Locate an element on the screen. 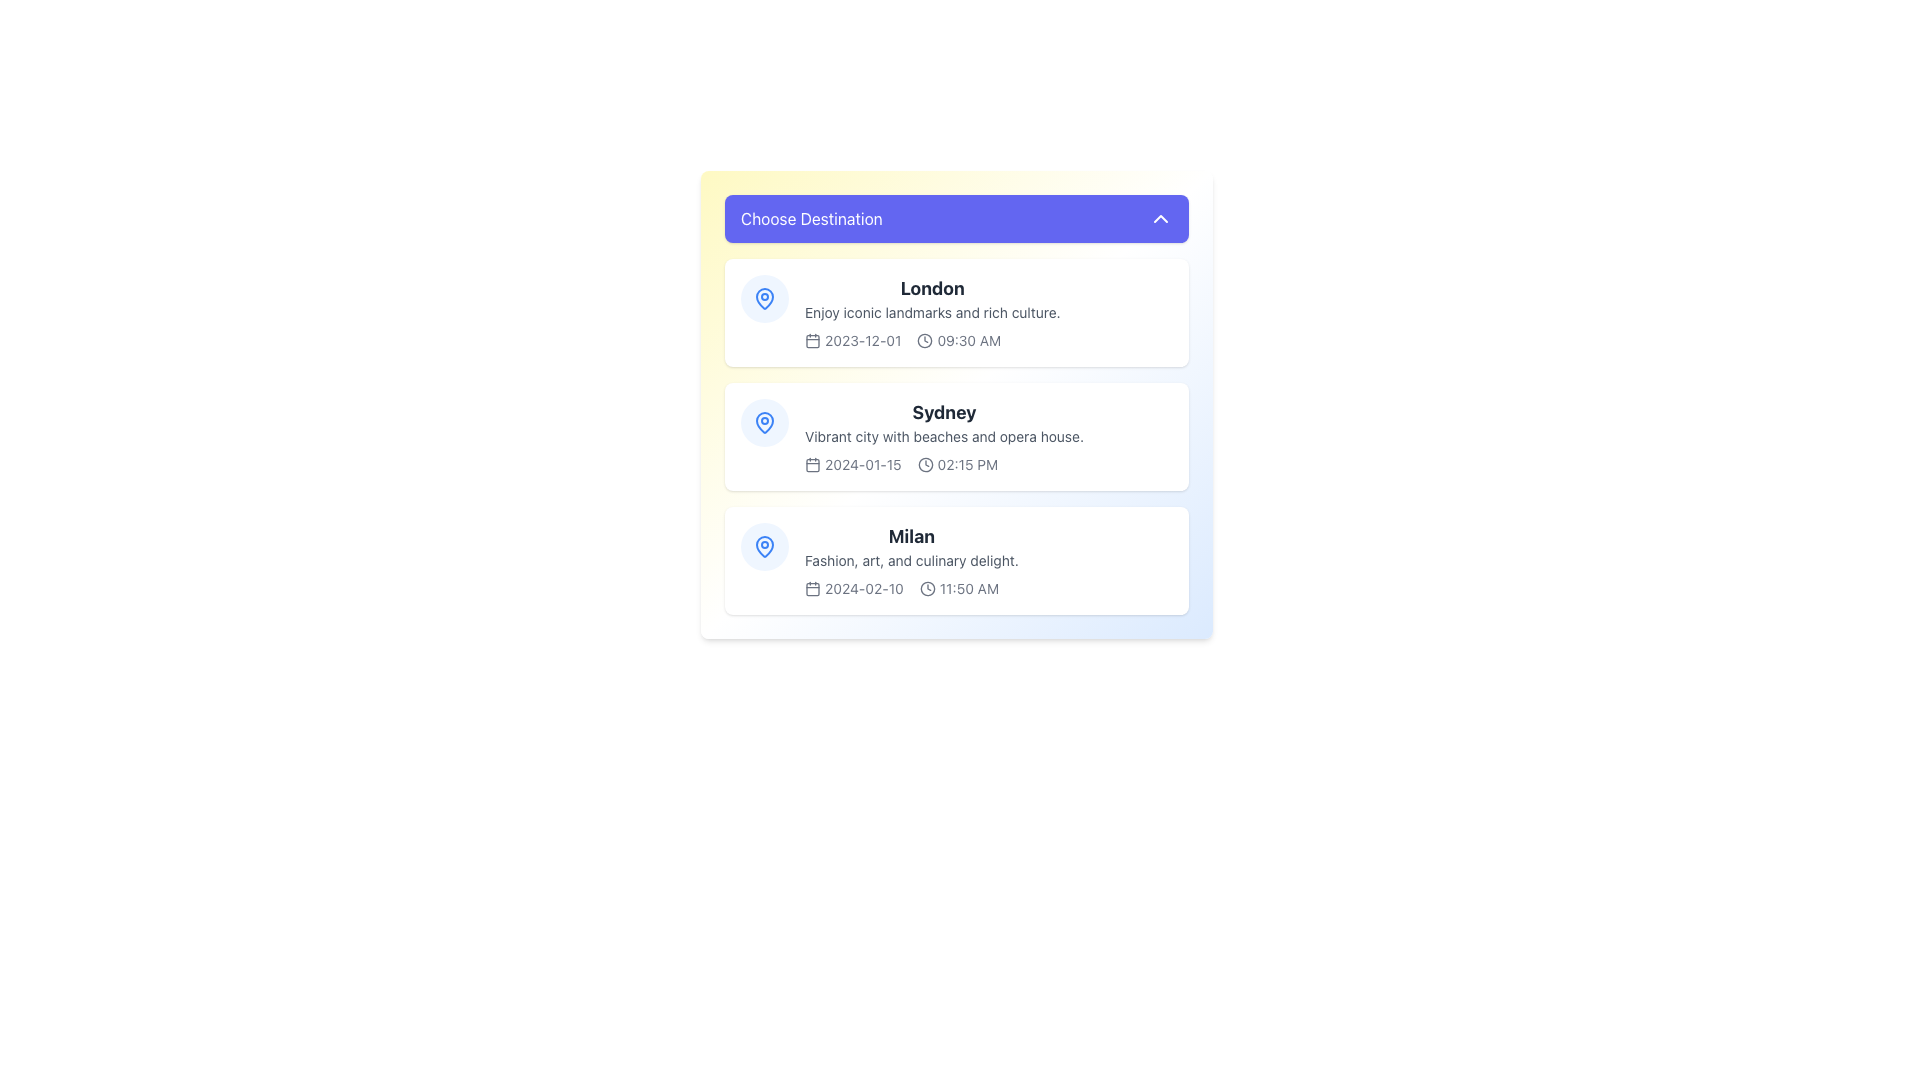 This screenshot has width=1920, height=1080. the calendar date icon located to the left of the text '2023-12-01 09:30 AM' which visually indicates the specific date context for the event description and title for 'London' is located at coordinates (812, 339).